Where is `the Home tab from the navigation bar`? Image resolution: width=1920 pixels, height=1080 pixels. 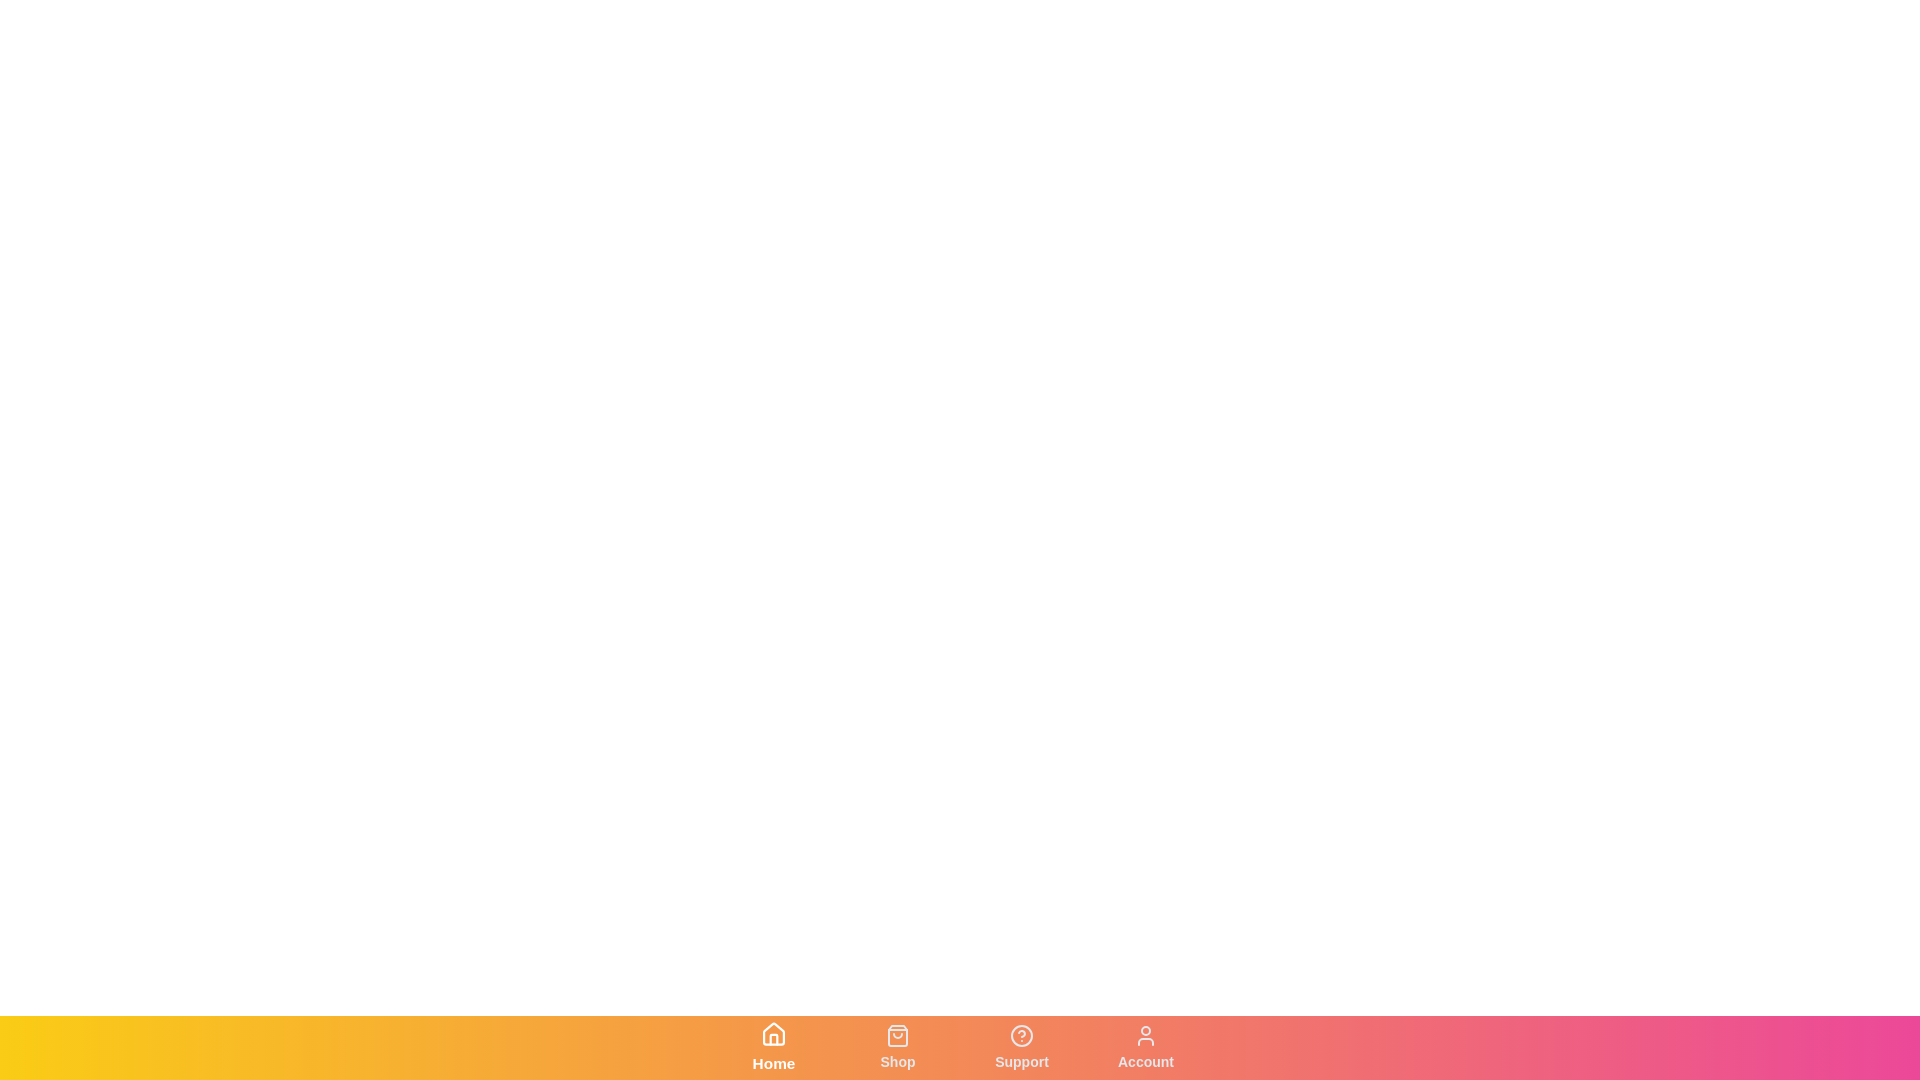
the Home tab from the navigation bar is located at coordinates (772, 1047).